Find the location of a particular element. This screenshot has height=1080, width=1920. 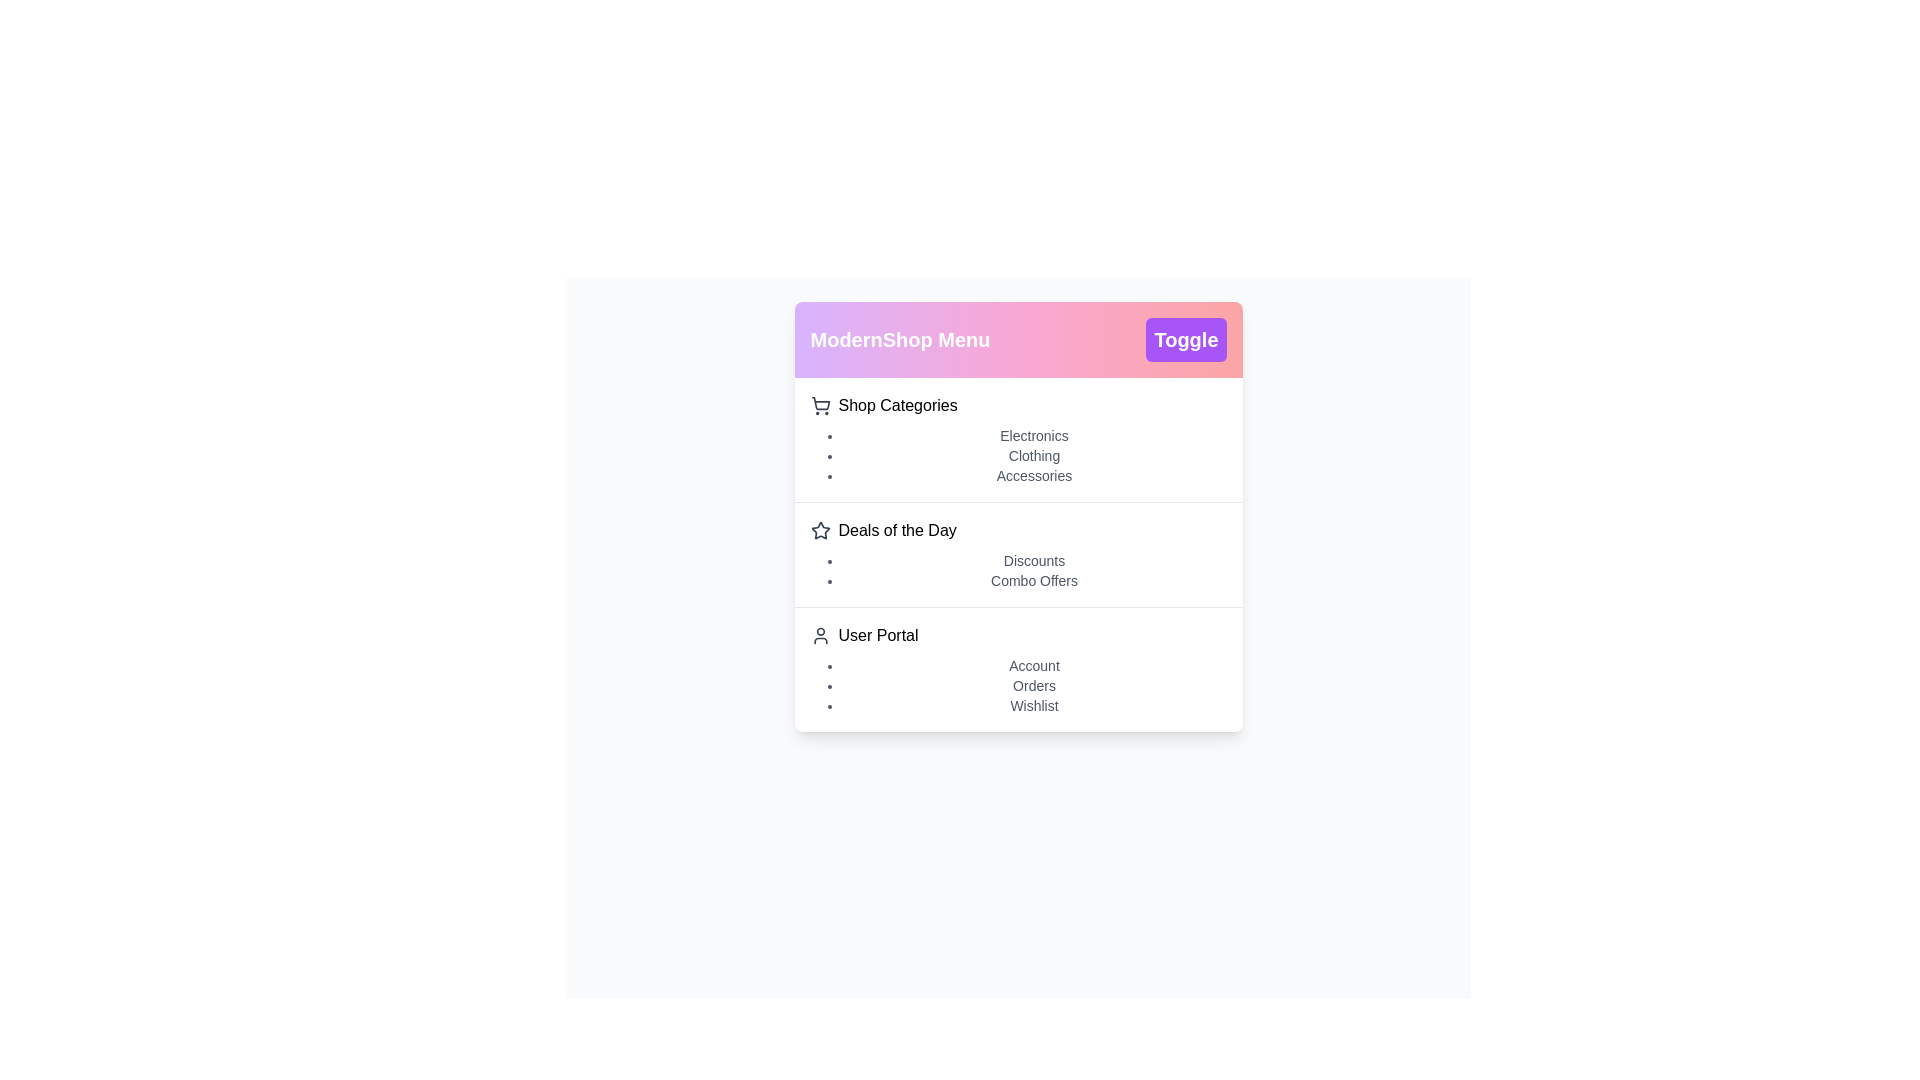

the 'Toggle' button to toggle the menu visibility is located at coordinates (1185, 338).